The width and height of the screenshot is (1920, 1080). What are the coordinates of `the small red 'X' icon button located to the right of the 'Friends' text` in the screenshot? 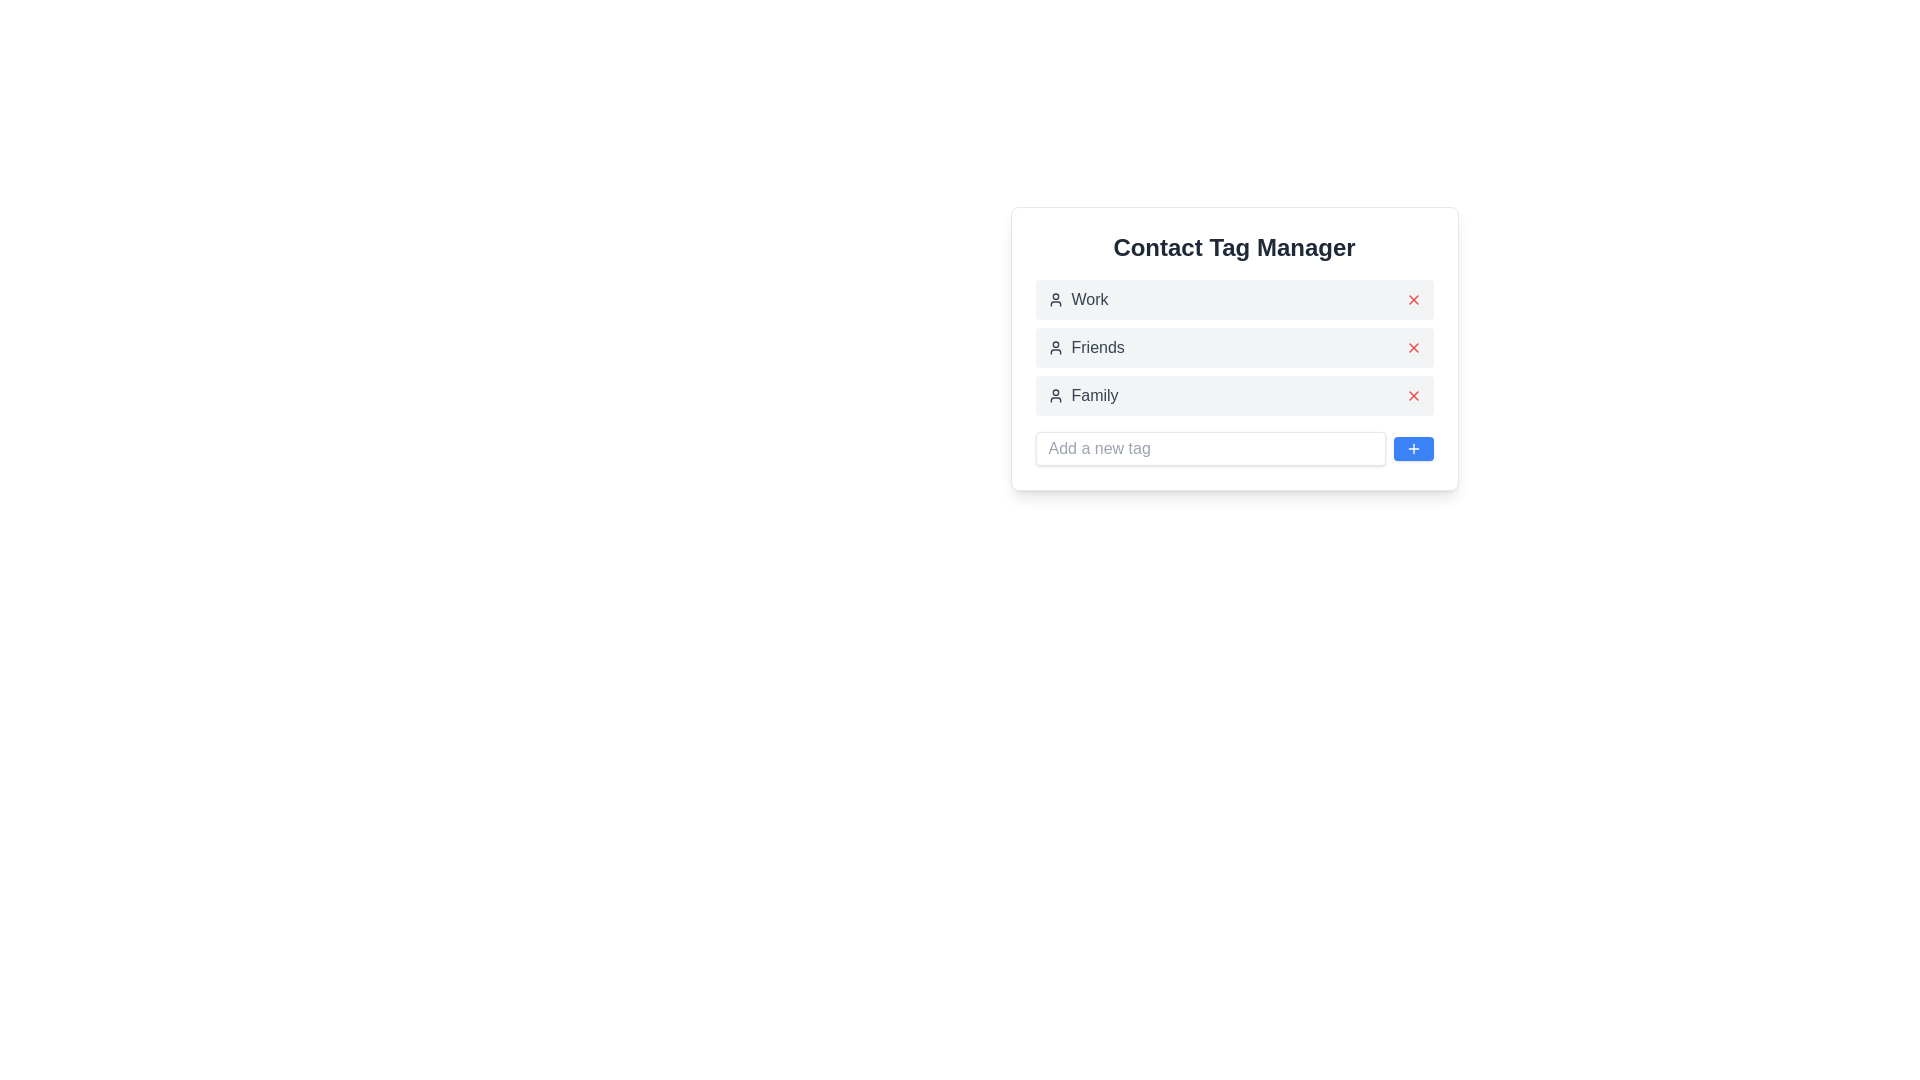 It's located at (1412, 346).